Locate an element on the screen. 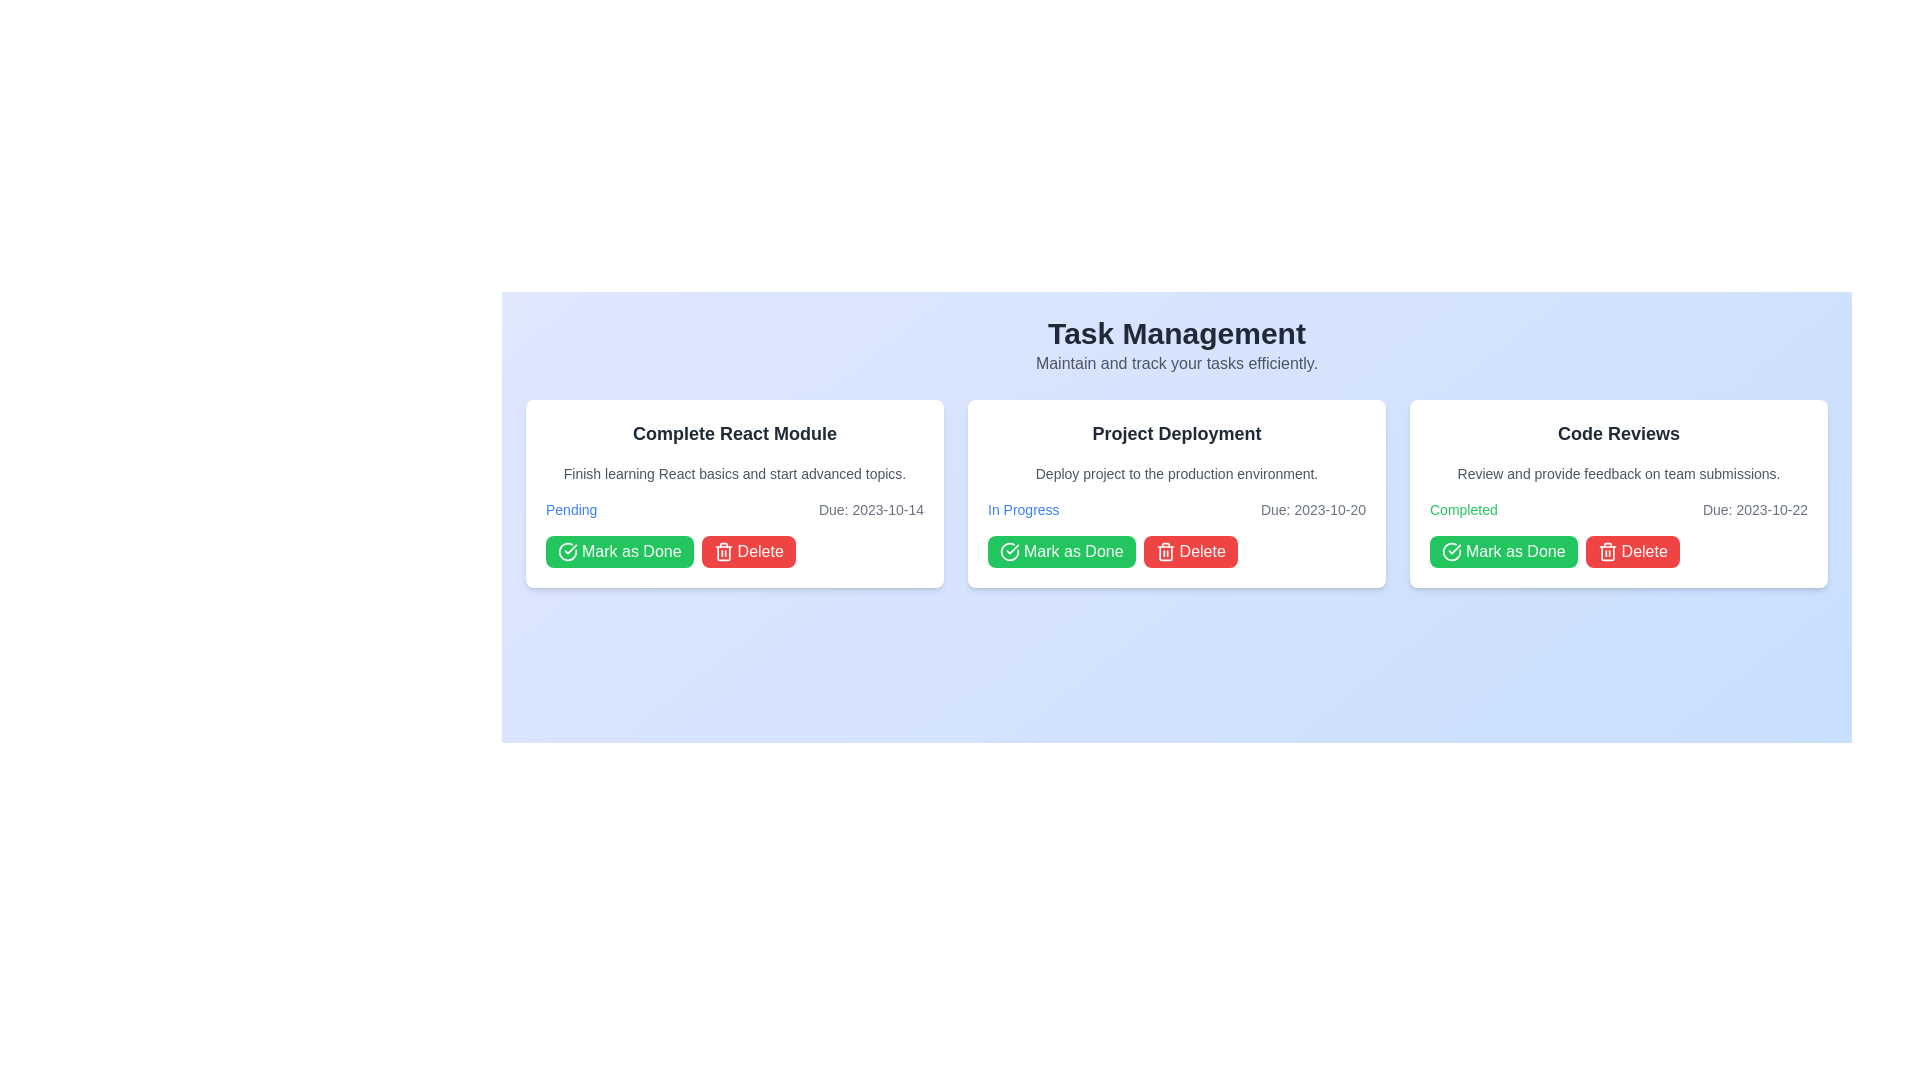  status indicator label that shows the completion status of the 'Code Reviews' task, located near the top-right corner of the task management interface is located at coordinates (1463, 508).